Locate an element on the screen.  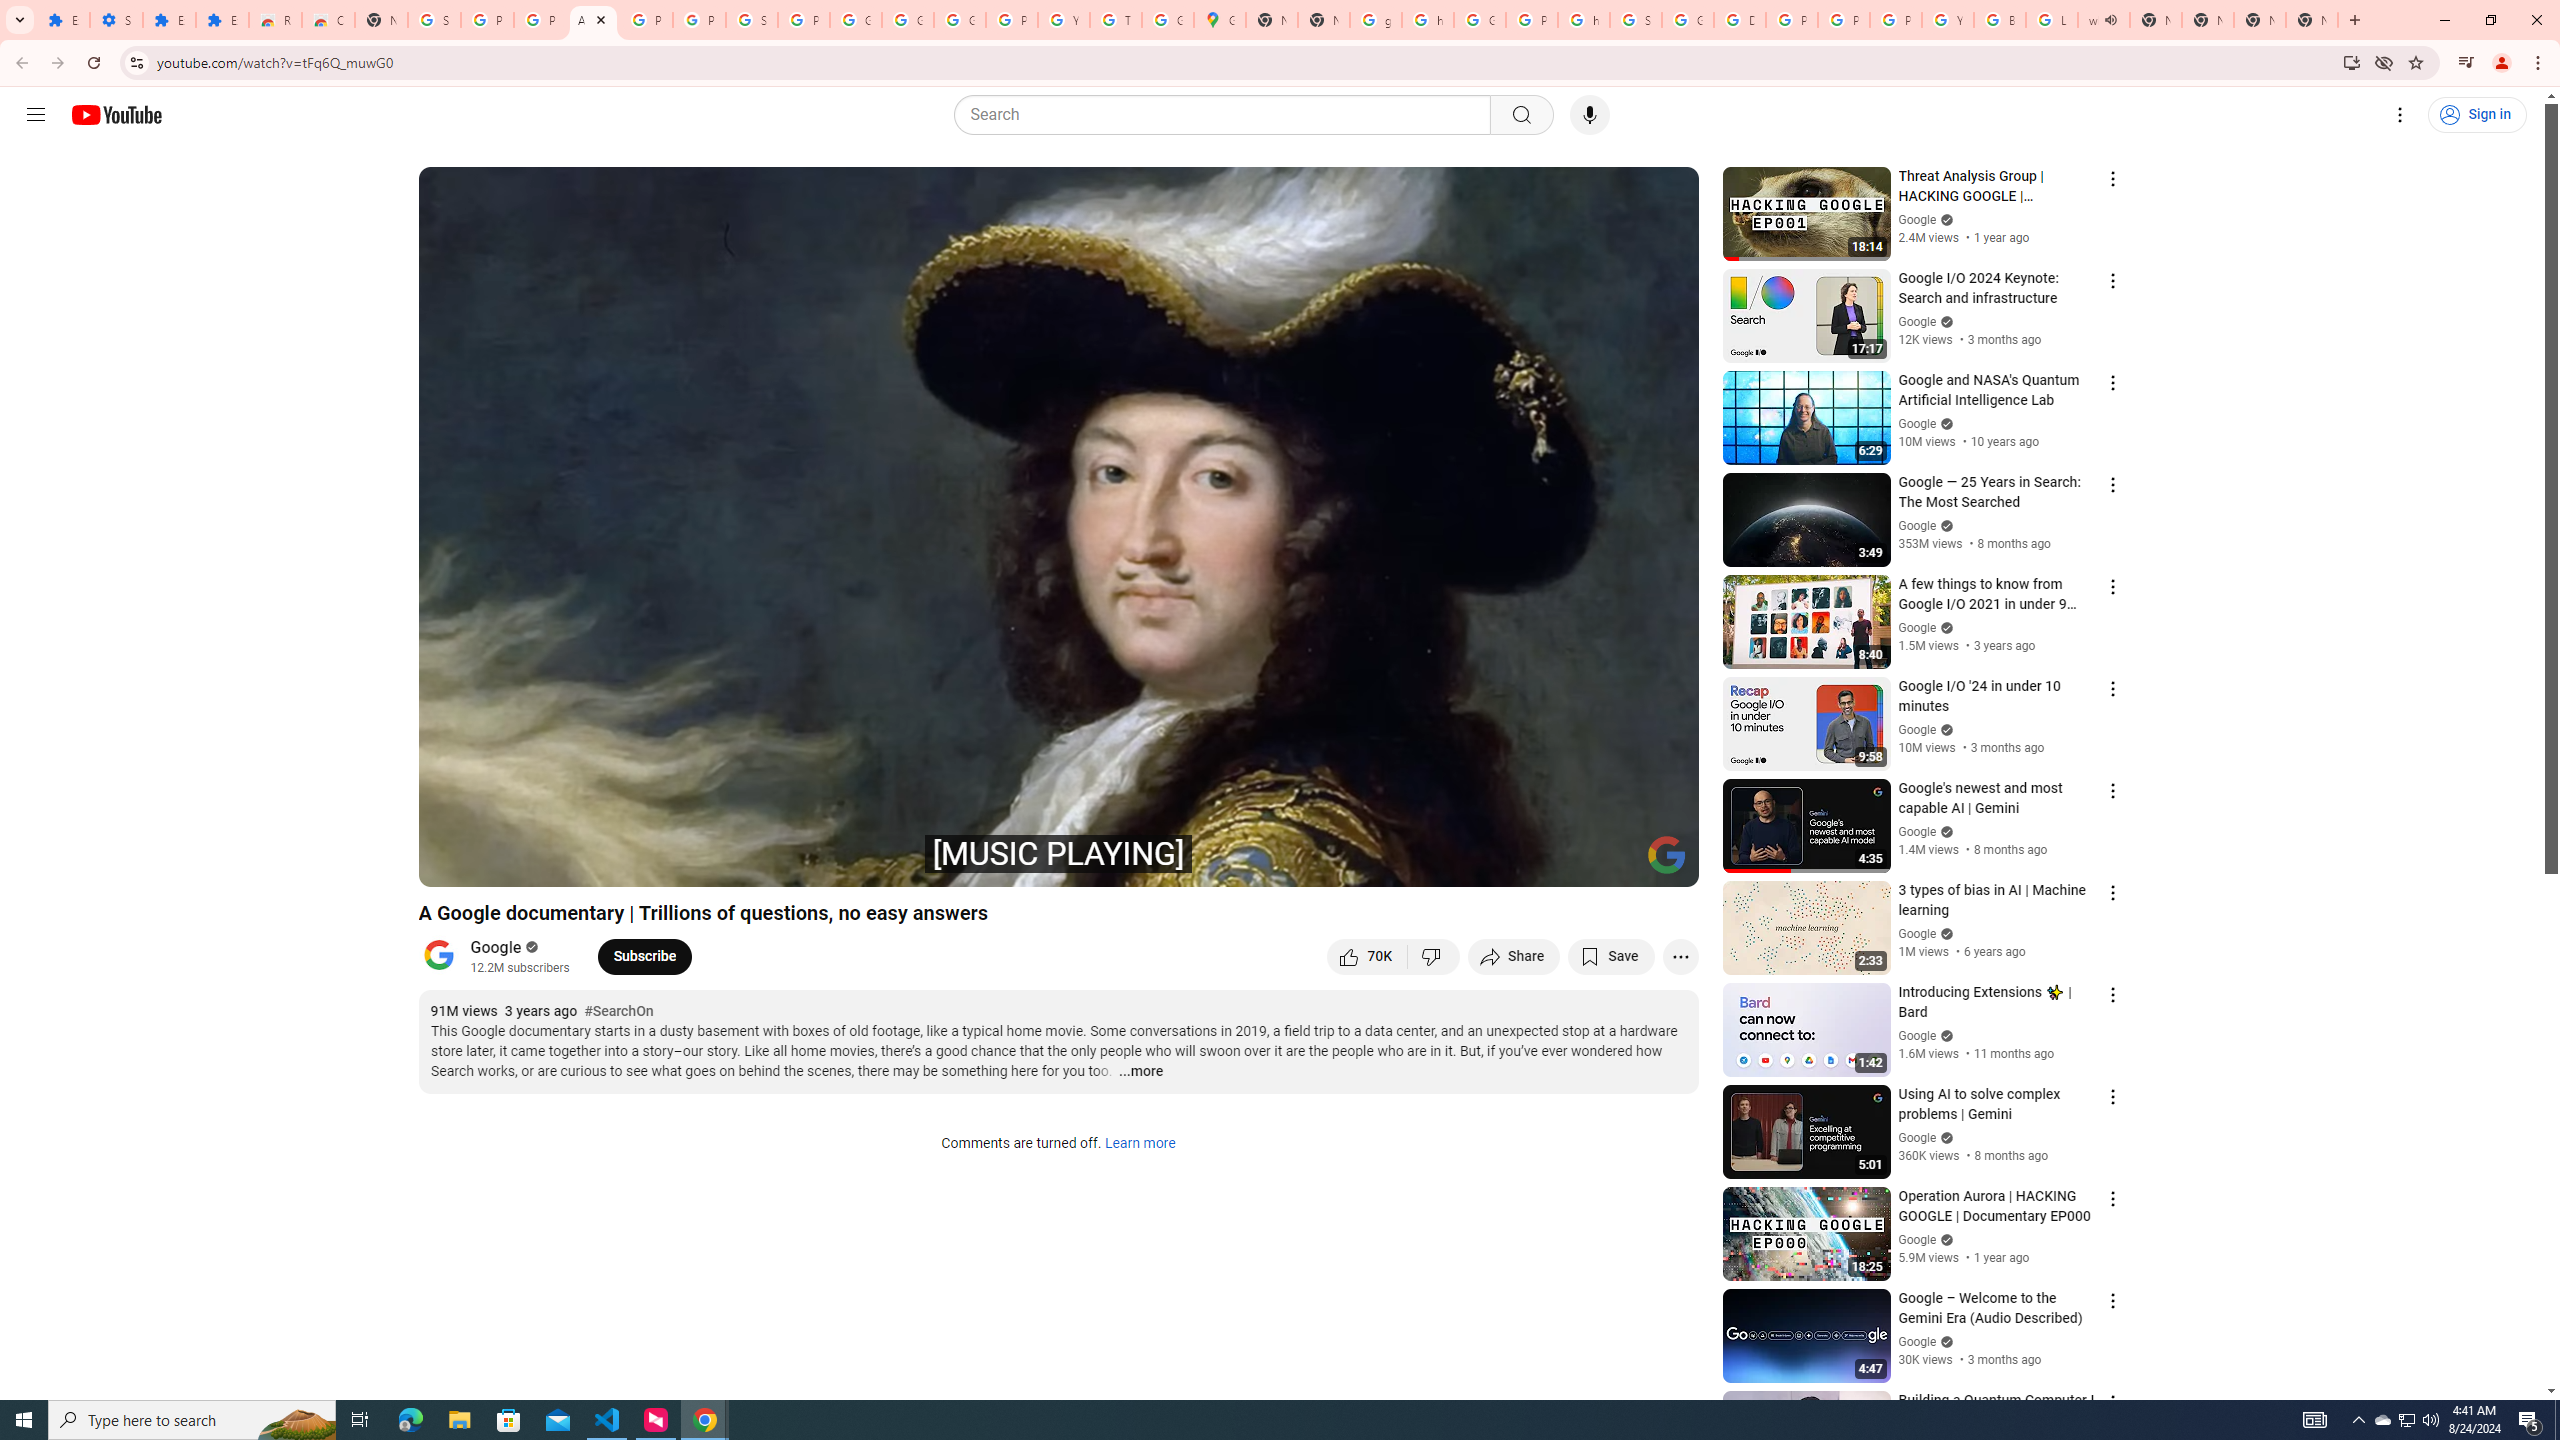
'Dislike this video' is located at coordinates (1434, 955).